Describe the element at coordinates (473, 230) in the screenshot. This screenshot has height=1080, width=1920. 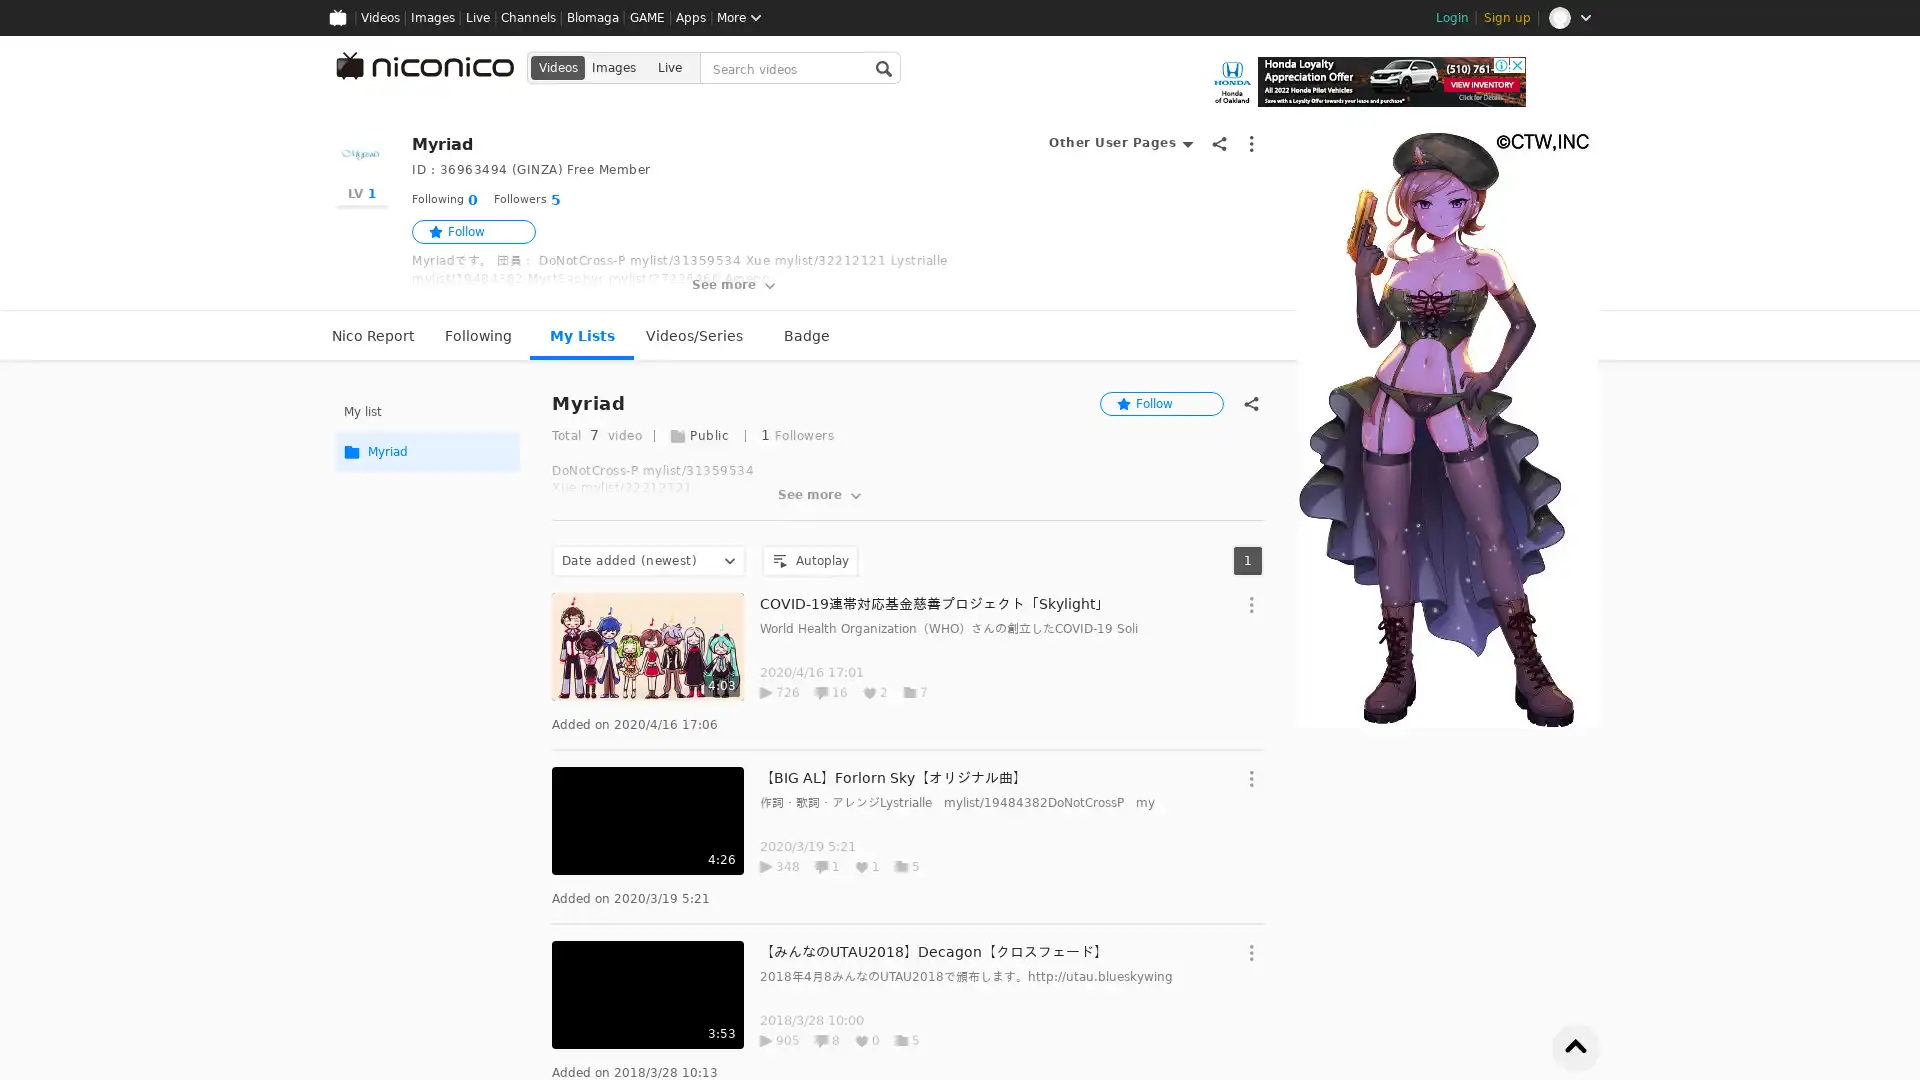
I see `Follow` at that location.